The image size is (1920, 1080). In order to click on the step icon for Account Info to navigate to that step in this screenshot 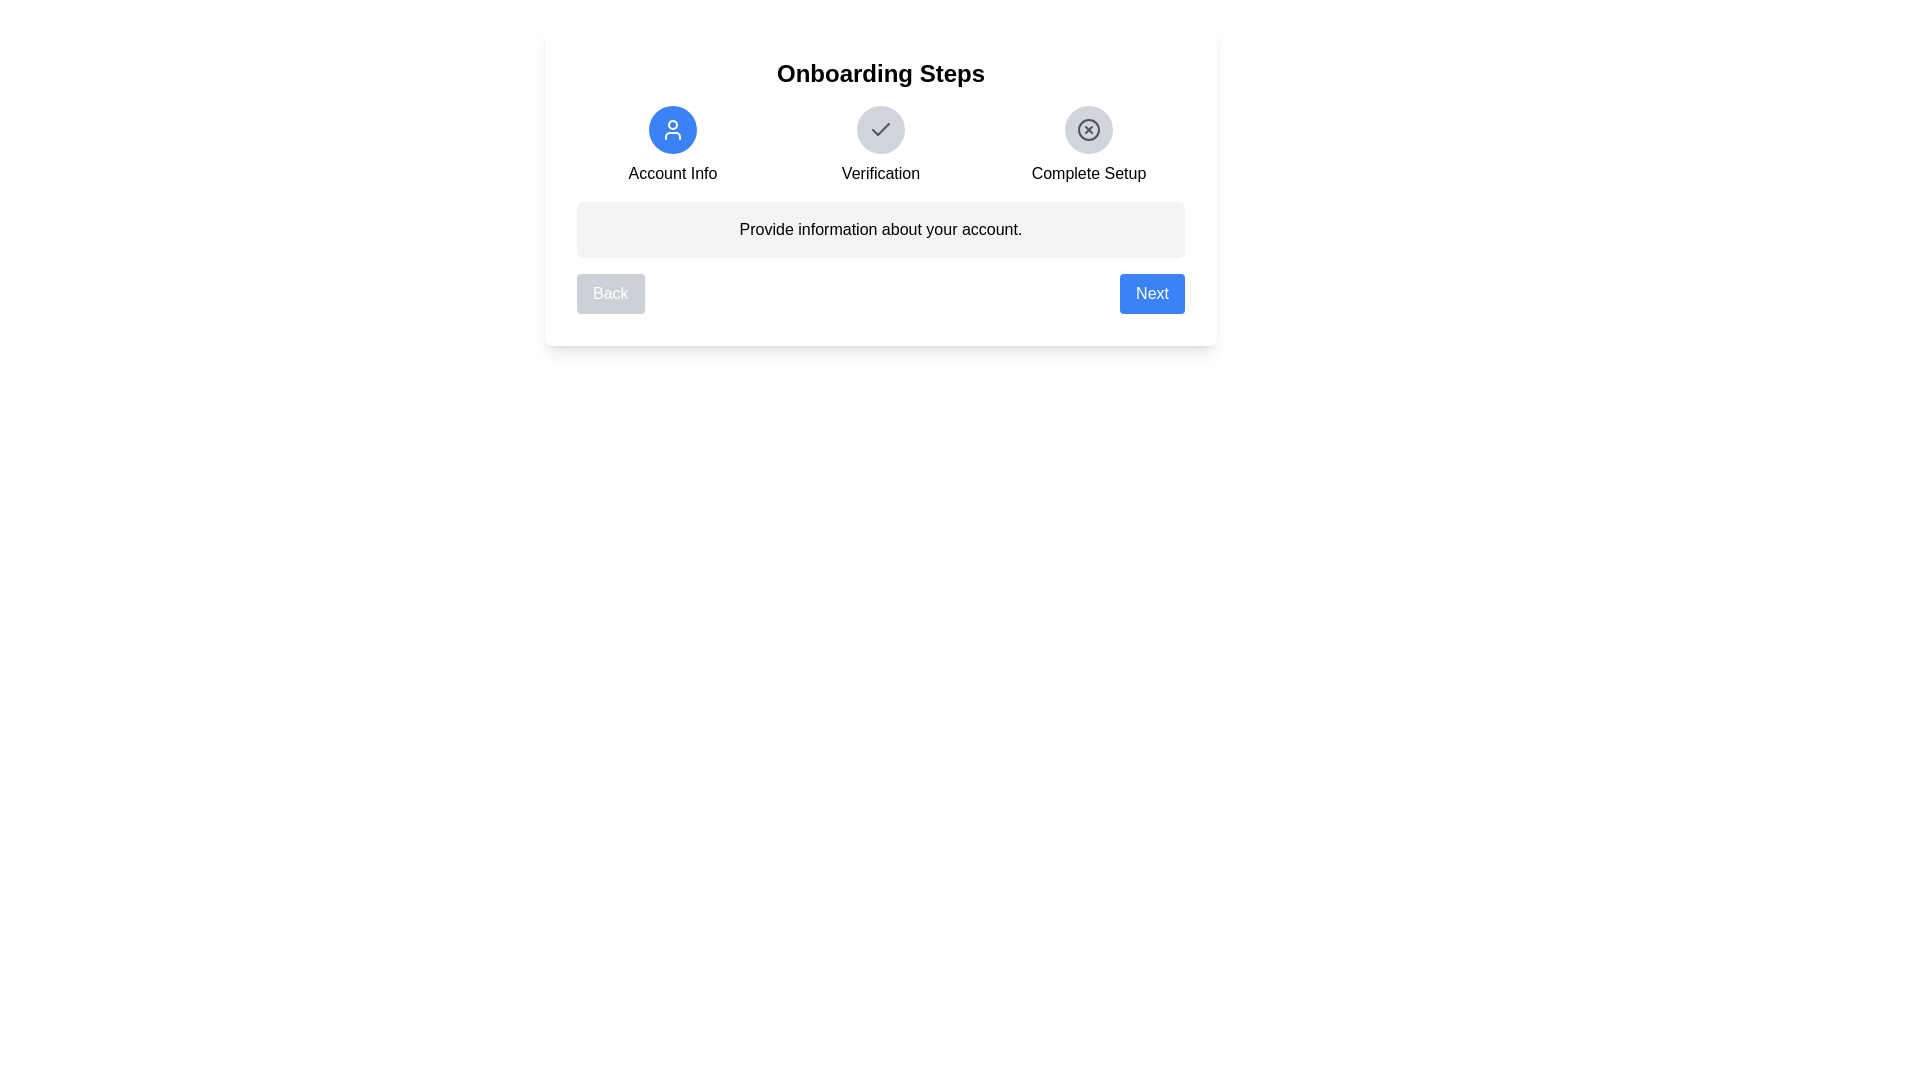, I will do `click(672, 130)`.